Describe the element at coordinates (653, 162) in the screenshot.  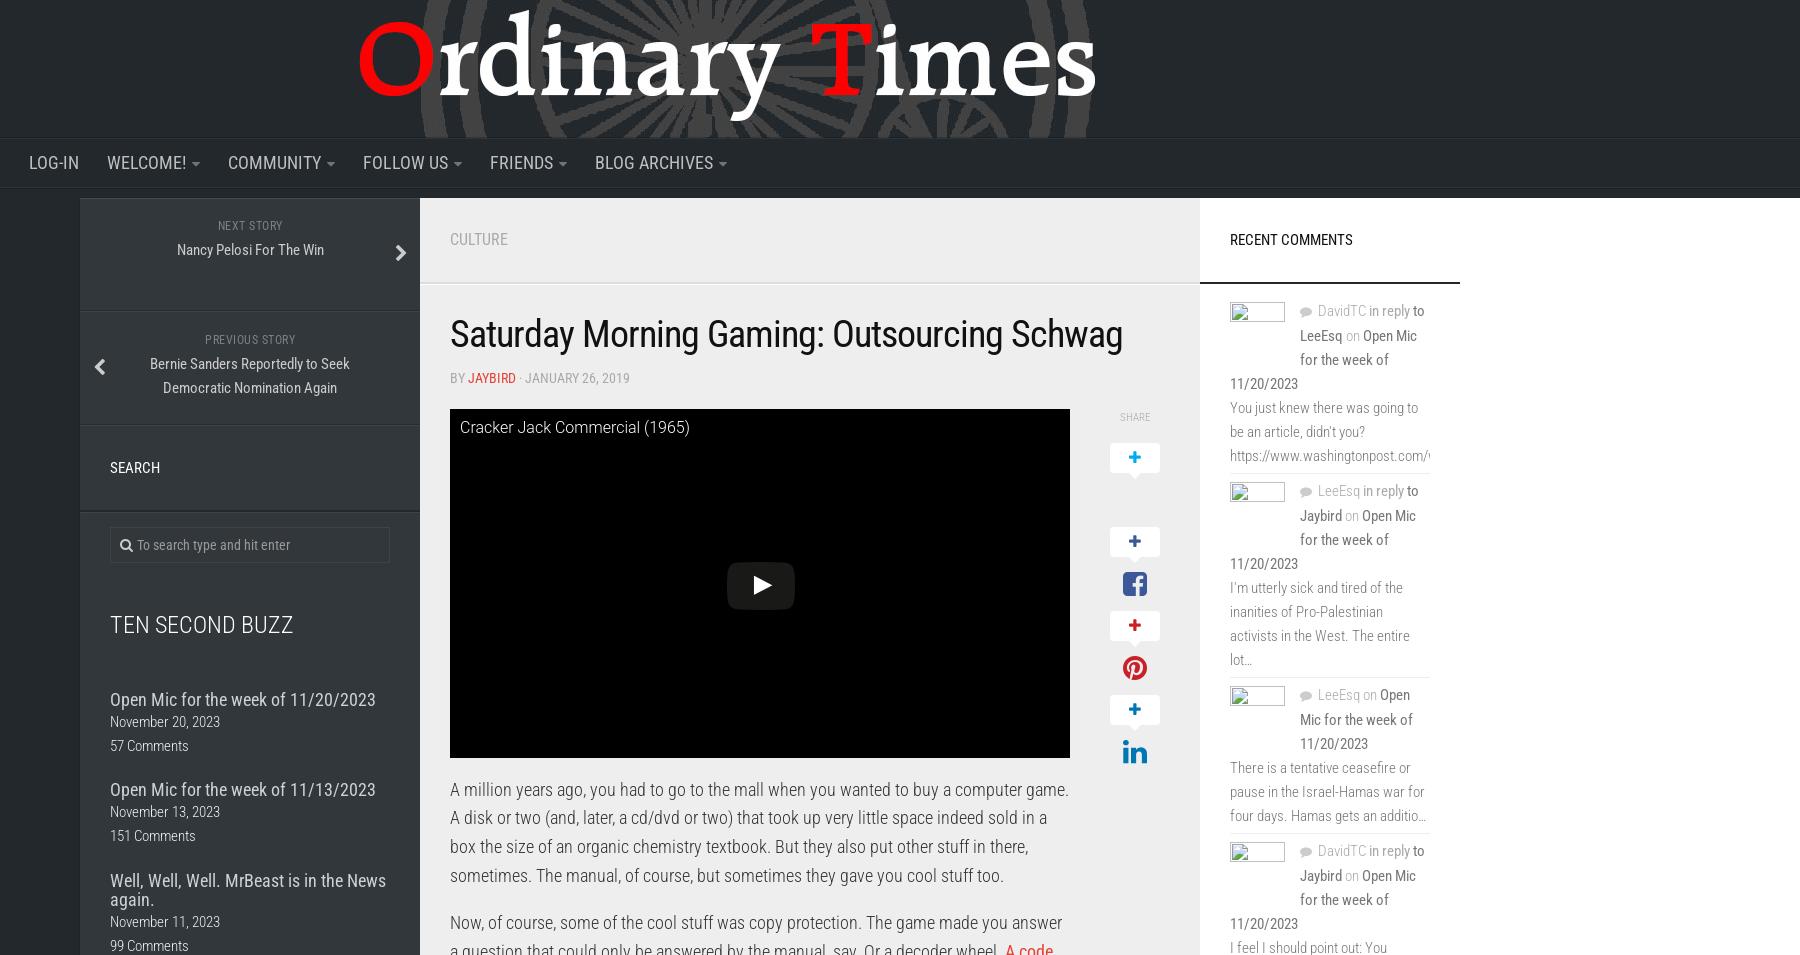
I see `'Blog Archives'` at that location.